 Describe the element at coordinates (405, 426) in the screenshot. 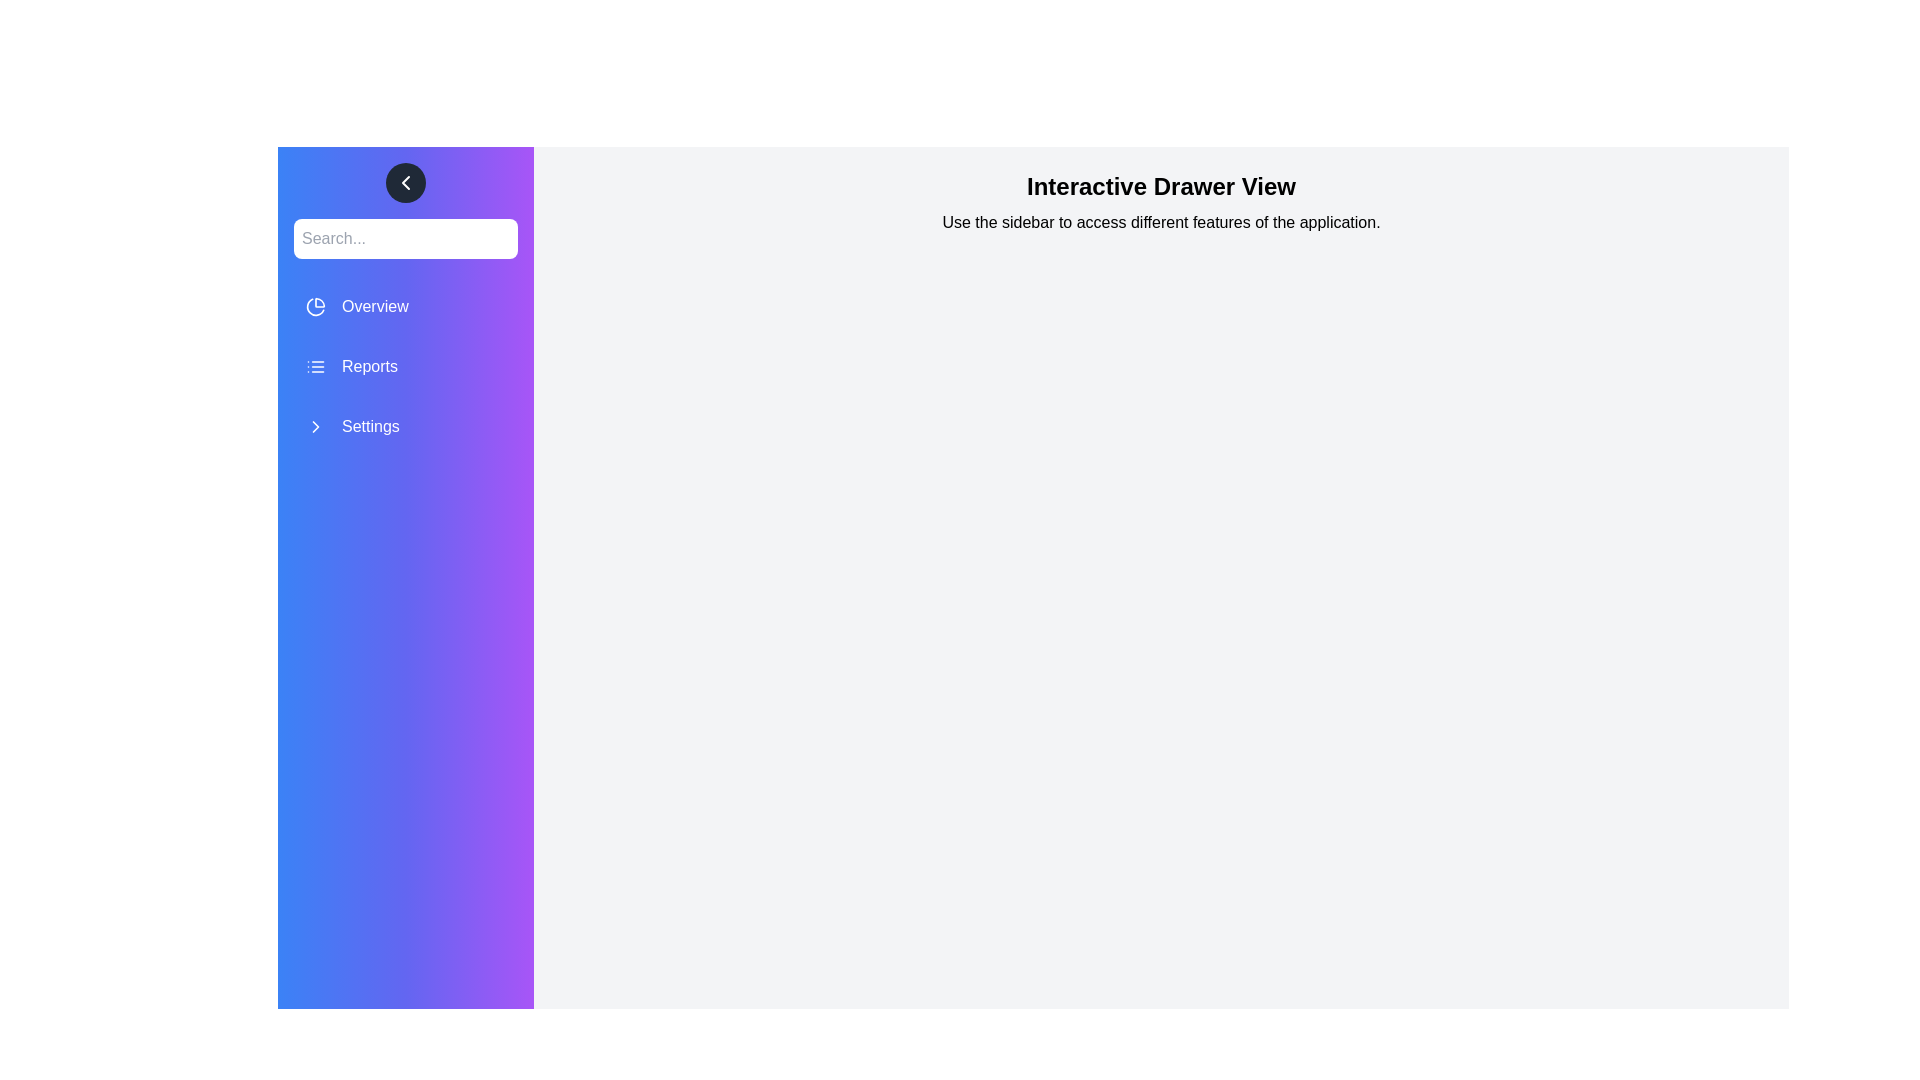

I see `the menu item Settings to navigate to the respective section` at that location.